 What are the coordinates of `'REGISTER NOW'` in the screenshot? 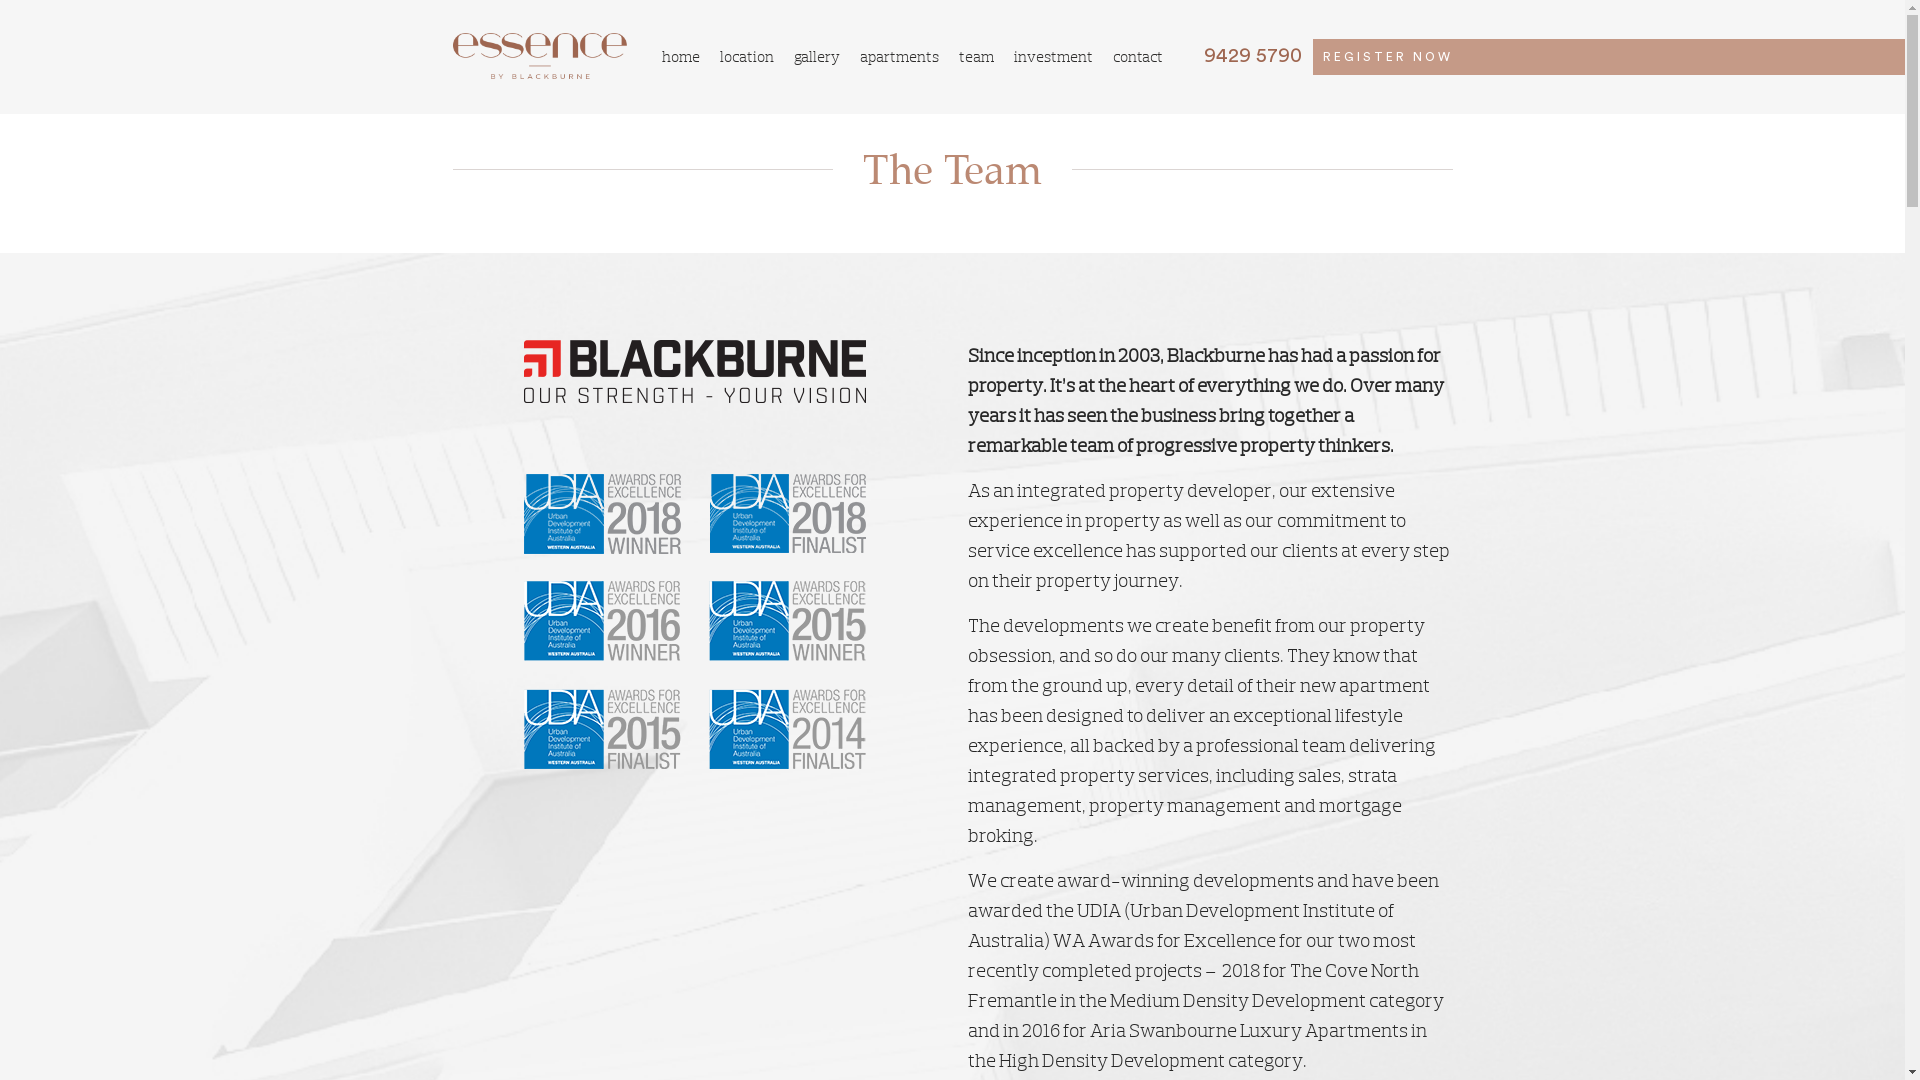 It's located at (1386, 56).